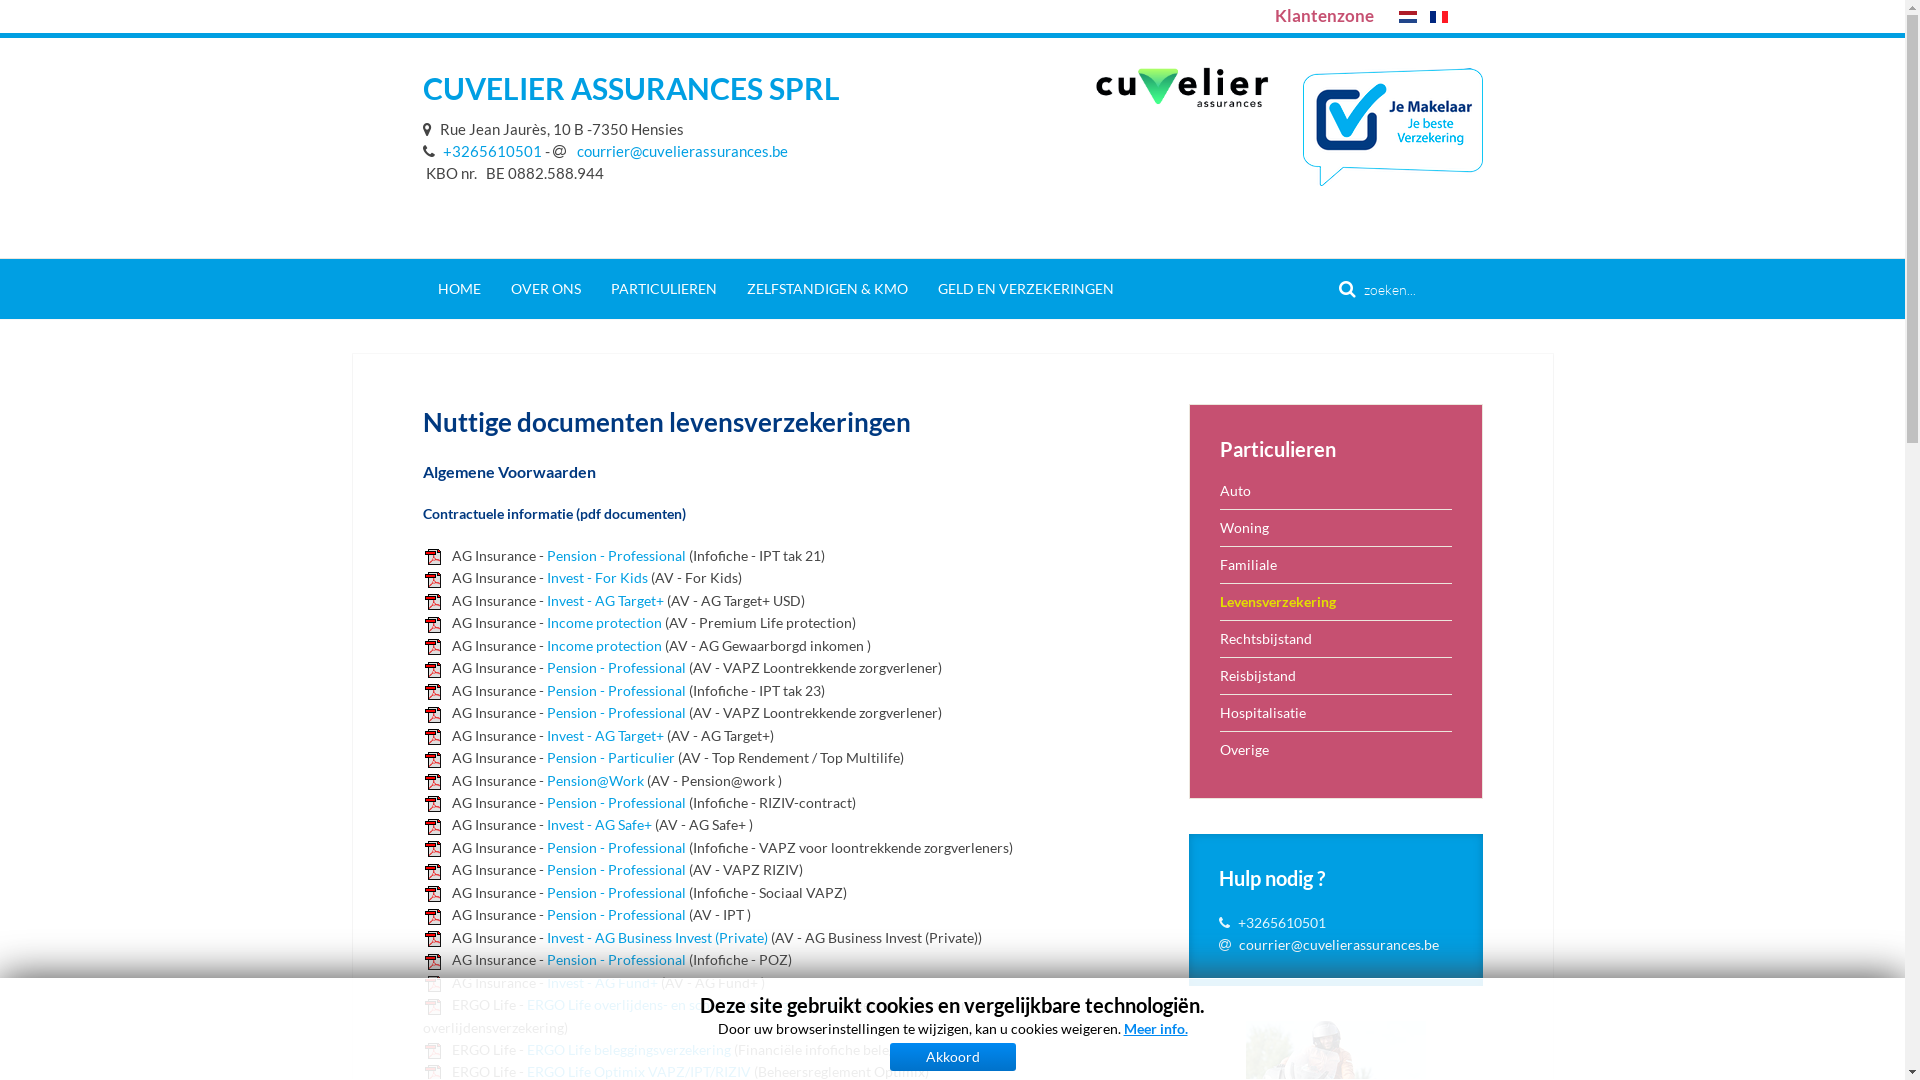  What do you see at coordinates (614, 801) in the screenshot?
I see `'Pension - Professional'` at bounding box center [614, 801].